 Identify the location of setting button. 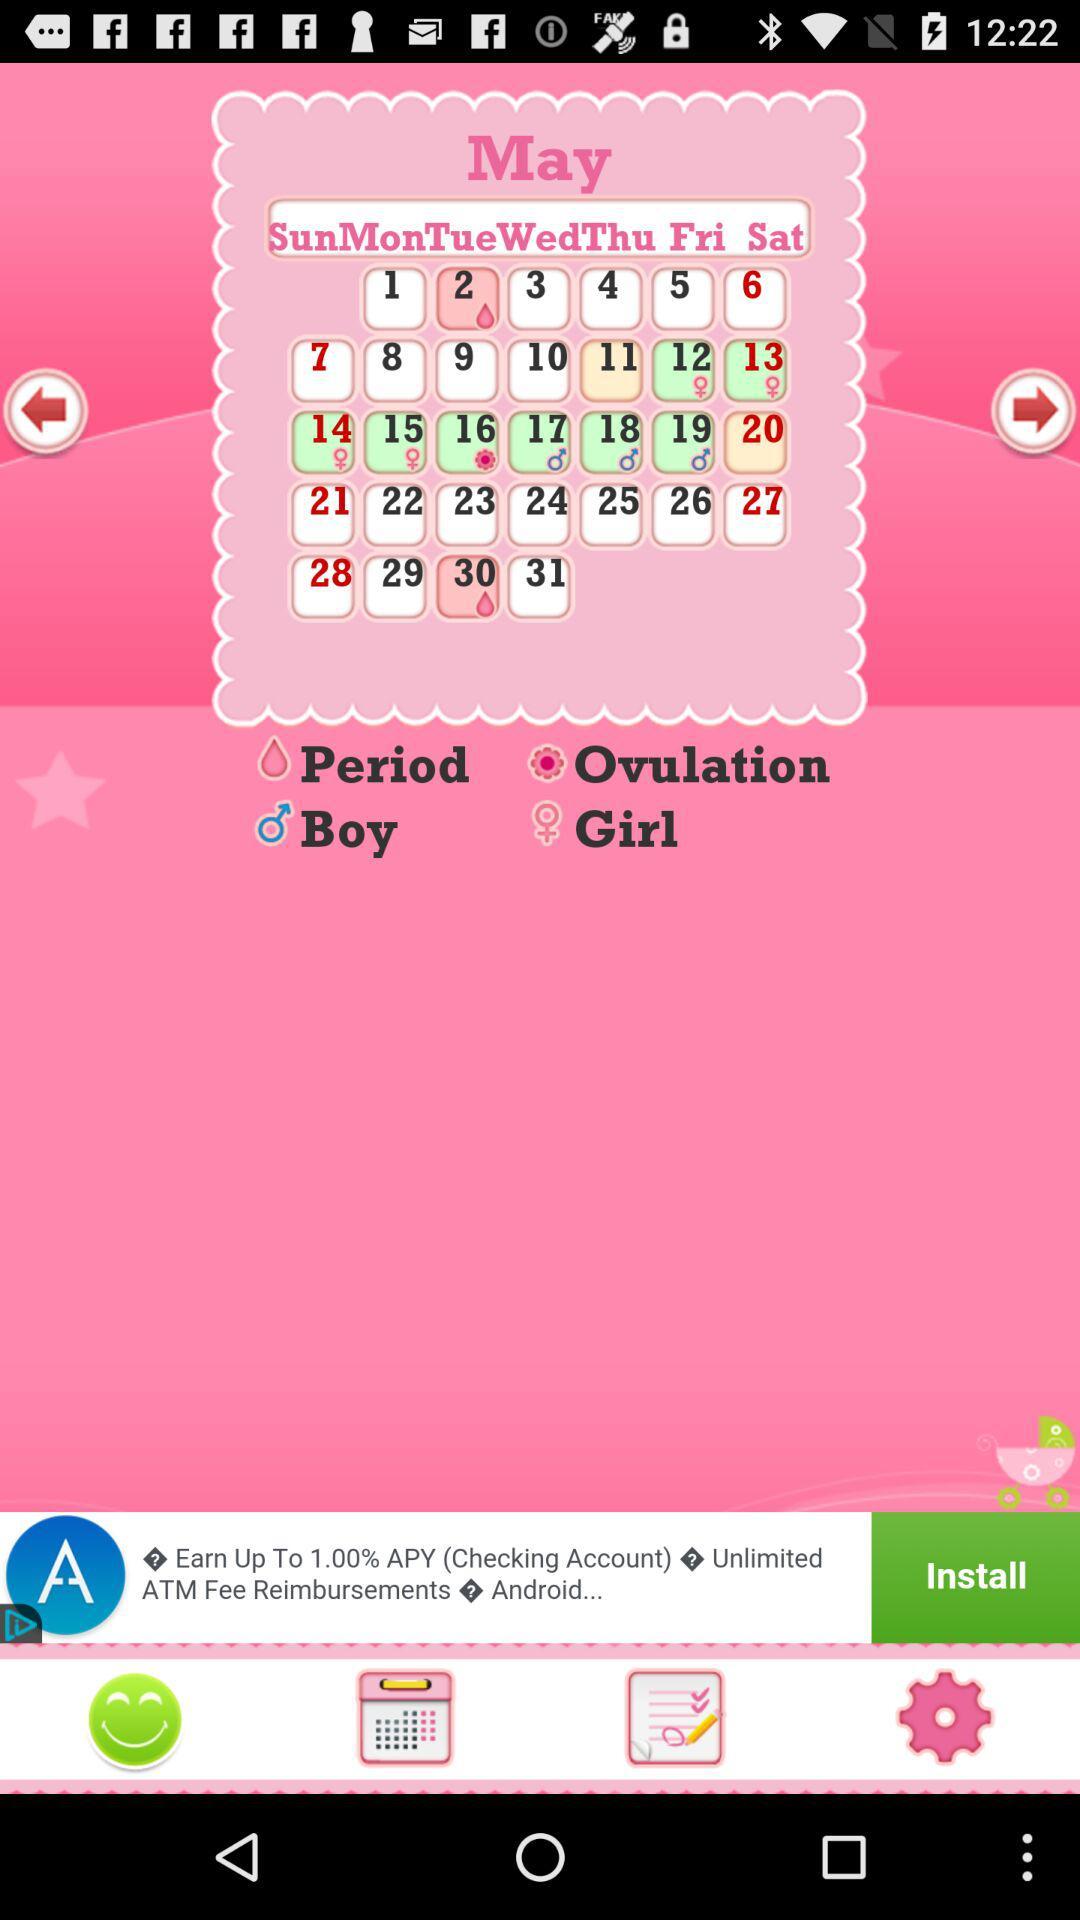
(945, 1717).